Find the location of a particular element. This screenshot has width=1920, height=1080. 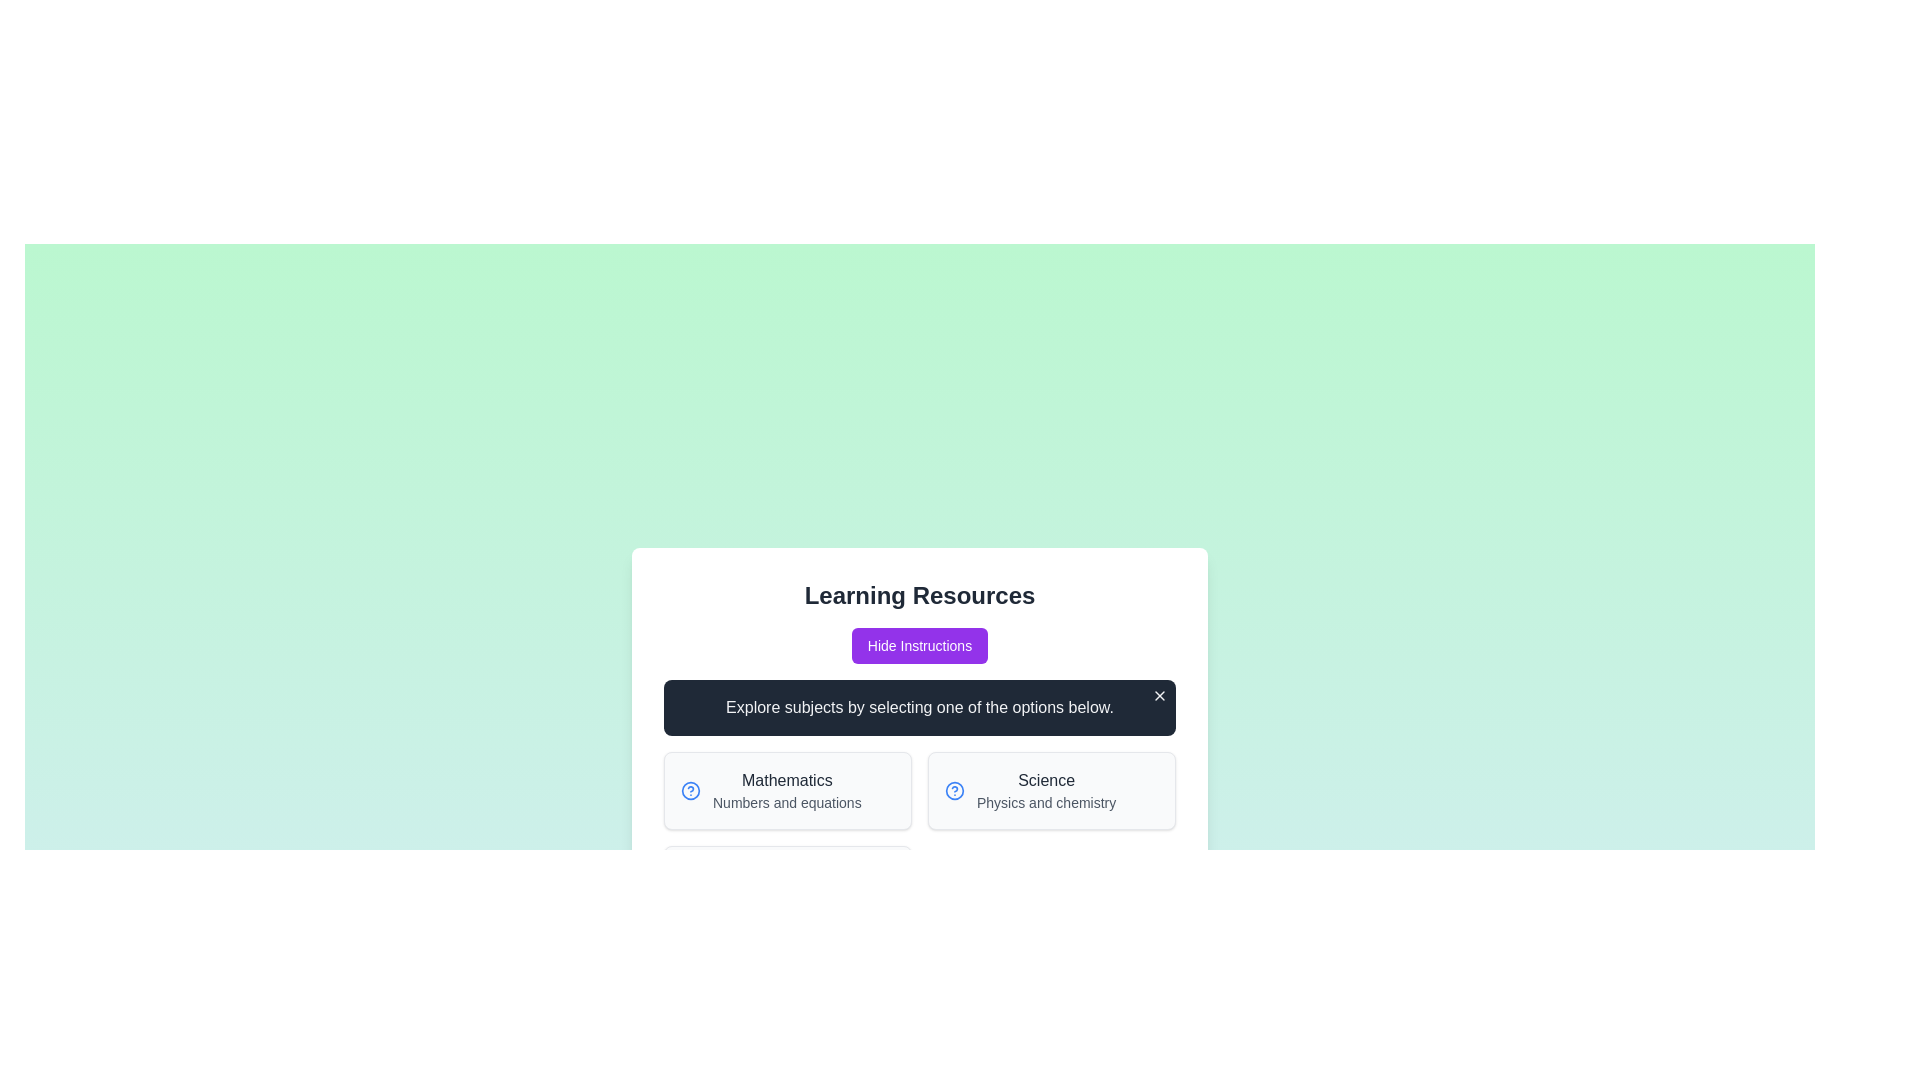

text label stating 'Numbers and equations', which is styled in a smaller gray font and located beneath the 'Mathematics' text is located at coordinates (786, 801).